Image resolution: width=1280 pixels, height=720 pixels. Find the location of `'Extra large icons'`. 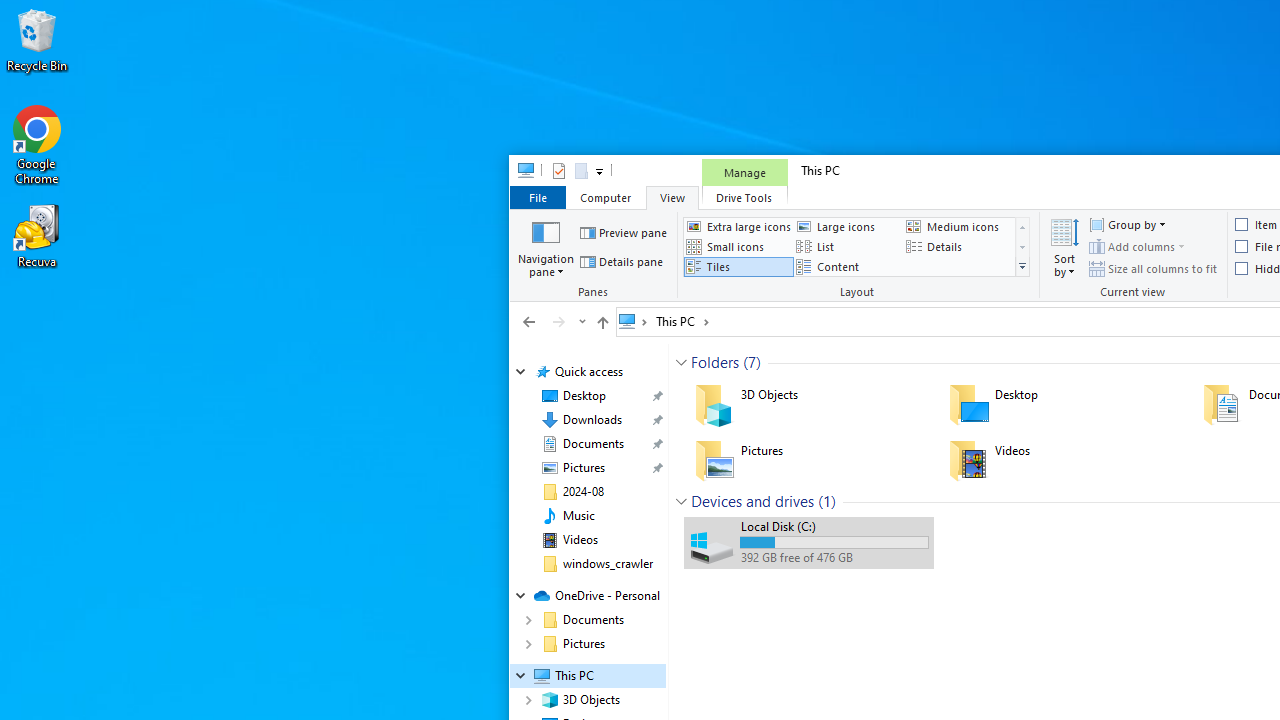

'Extra large icons' is located at coordinates (737, 225).